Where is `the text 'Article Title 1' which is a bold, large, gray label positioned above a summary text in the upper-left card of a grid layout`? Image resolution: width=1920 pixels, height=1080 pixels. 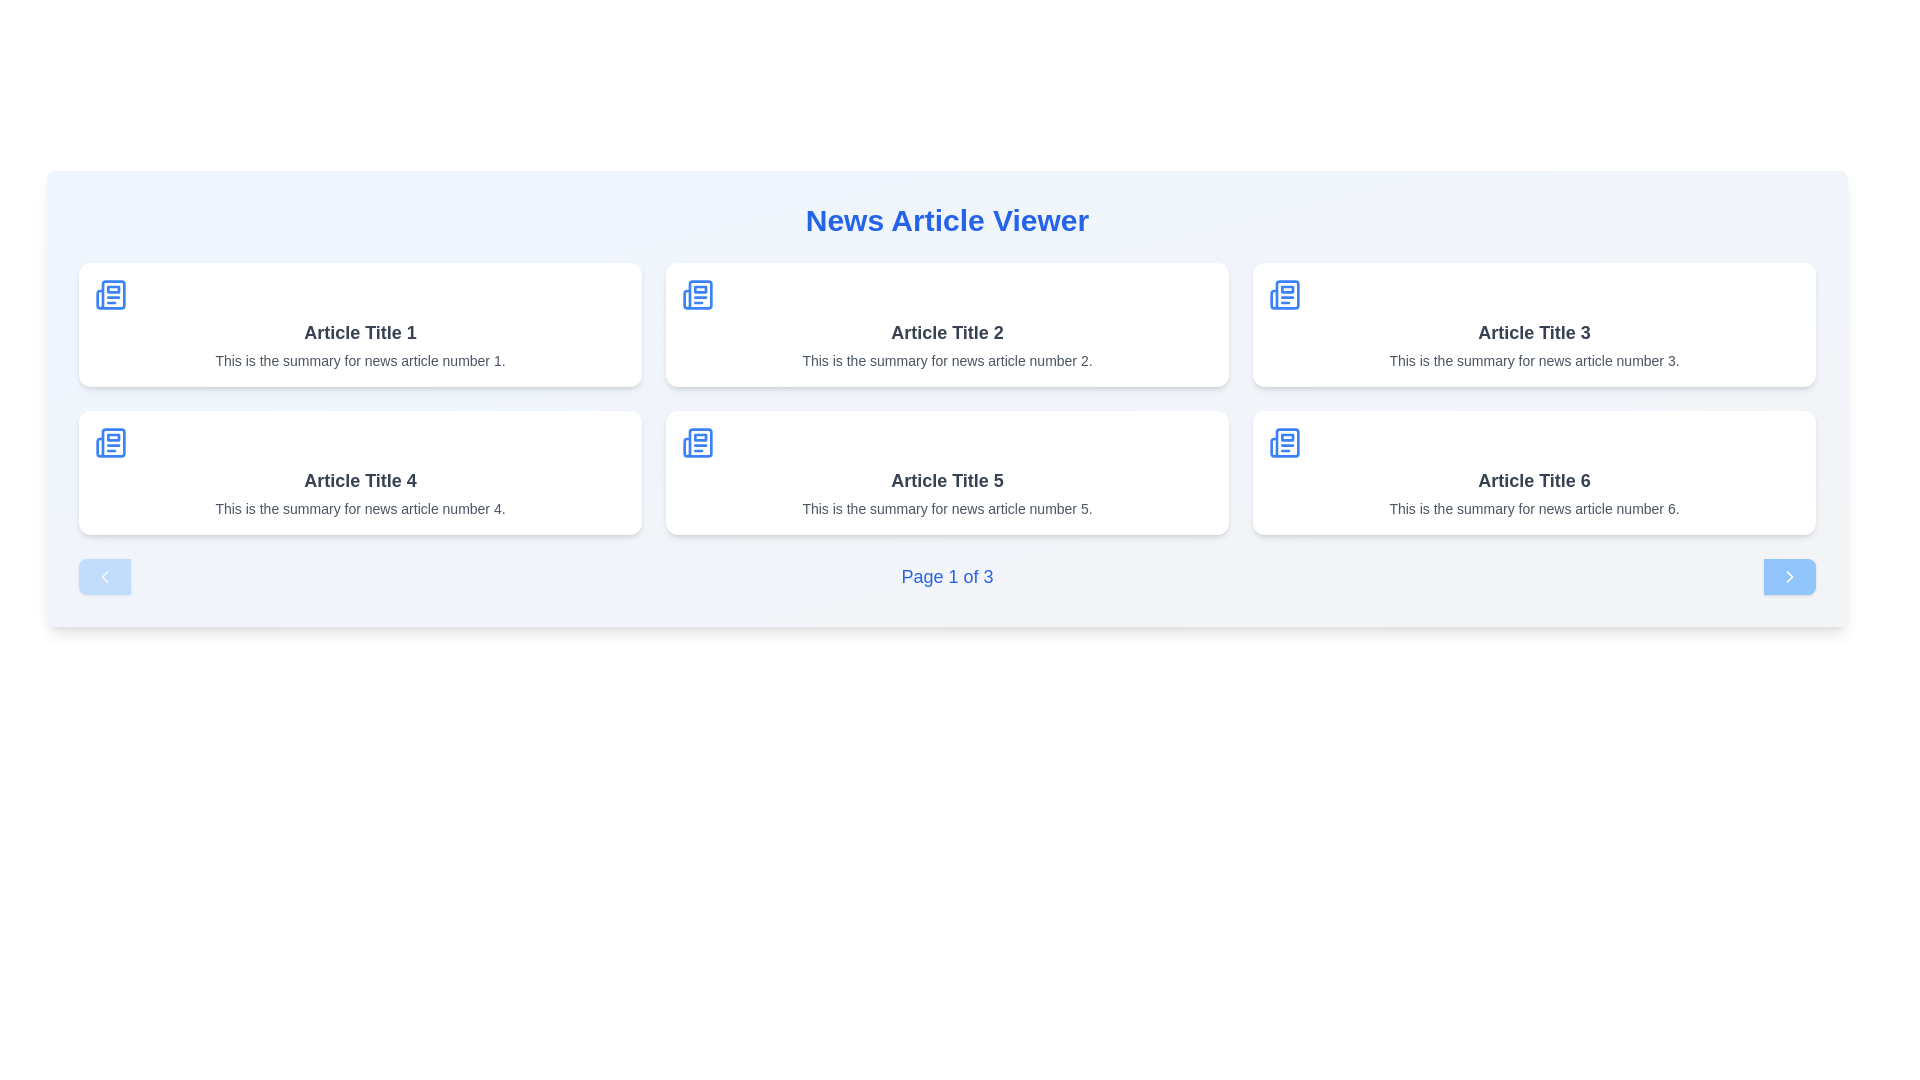
the text 'Article Title 1' which is a bold, large, gray label positioned above a summary text in the upper-left card of a grid layout is located at coordinates (360, 331).